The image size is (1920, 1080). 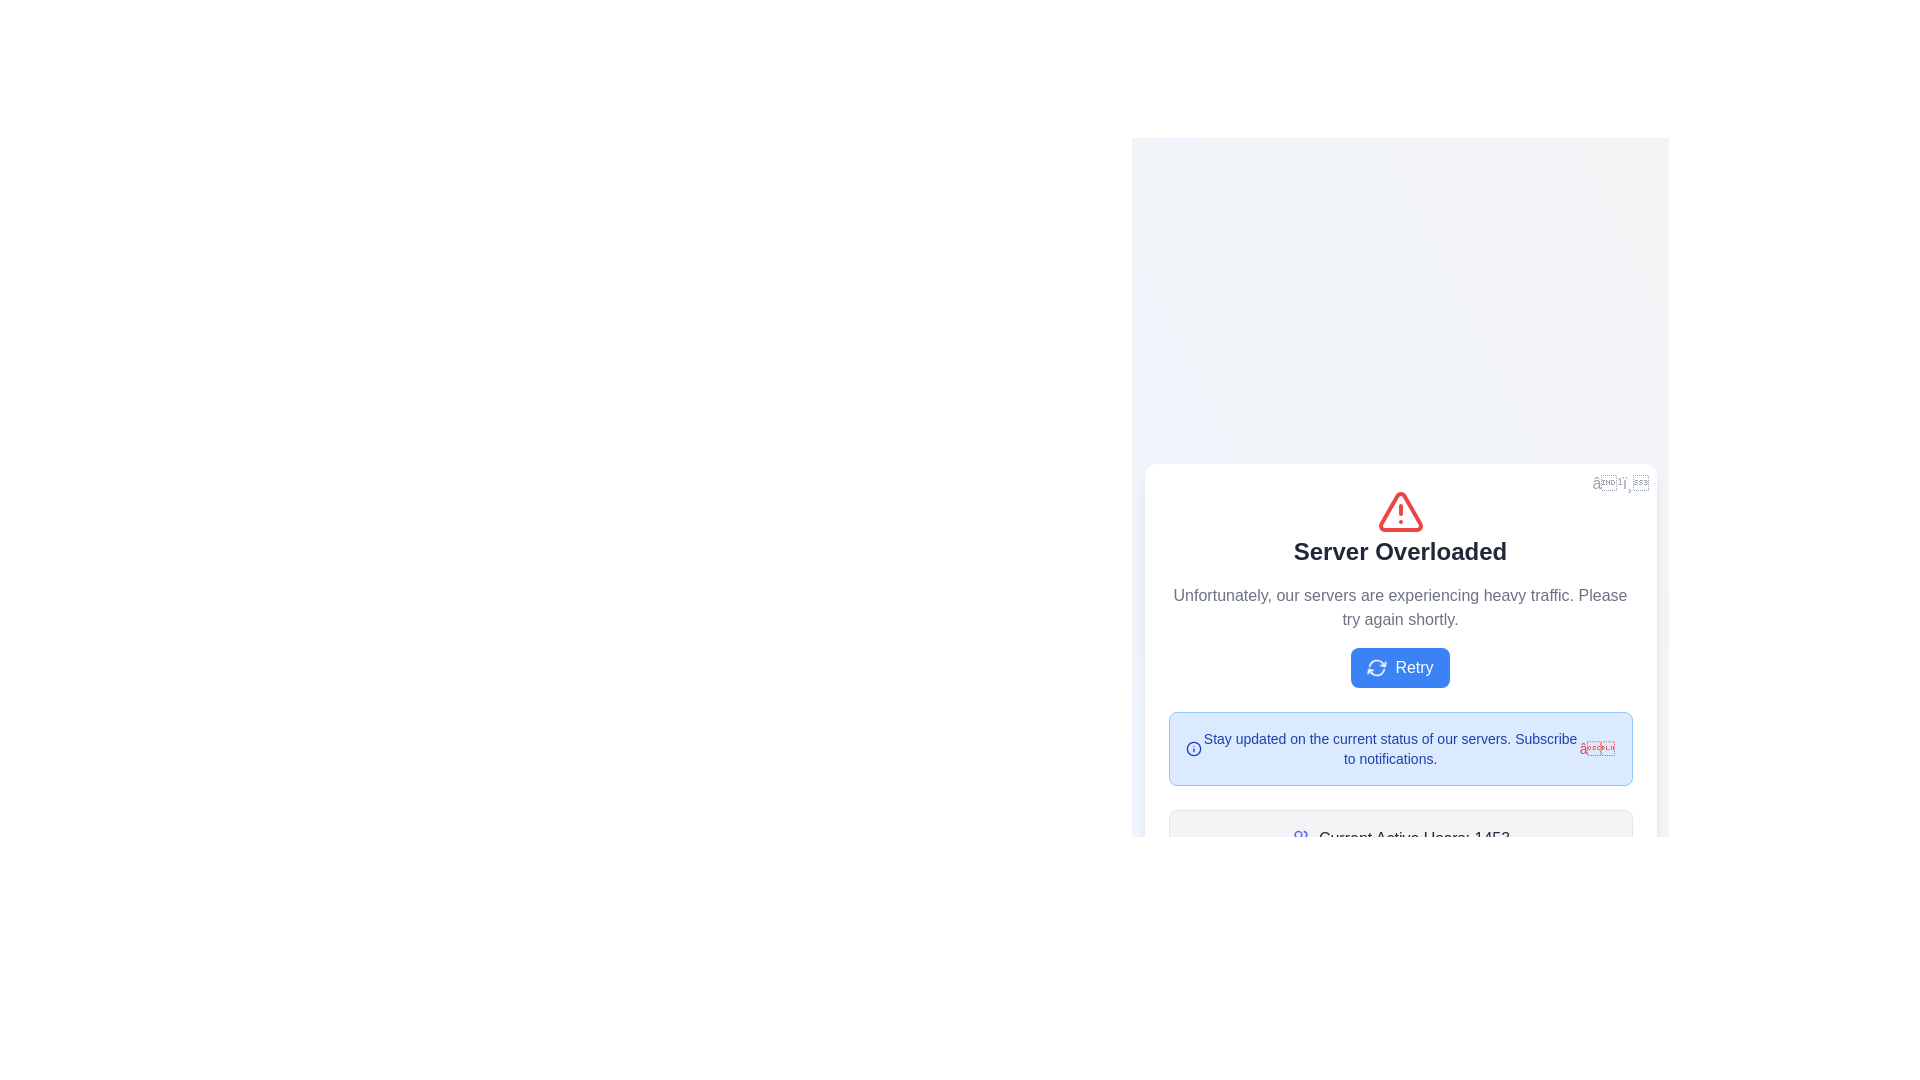 I want to click on the SVG Circle icon that represents part of an information or alert icon, located in the central area of the UI panel, so click(x=1193, y=748).